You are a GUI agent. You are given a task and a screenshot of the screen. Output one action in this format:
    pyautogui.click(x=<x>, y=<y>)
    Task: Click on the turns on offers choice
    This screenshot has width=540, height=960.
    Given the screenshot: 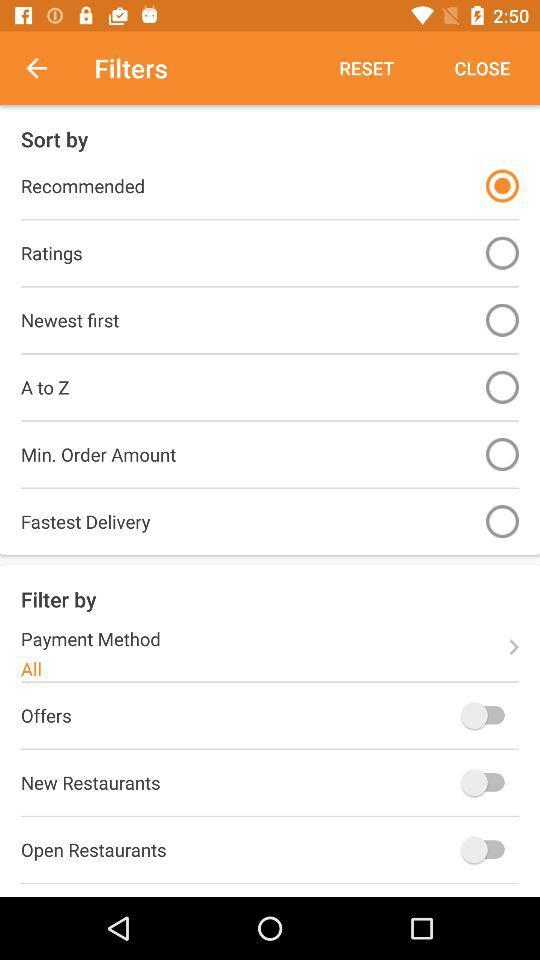 What is the action you would take?
    pyautogui.click(x=486, y=715)
    